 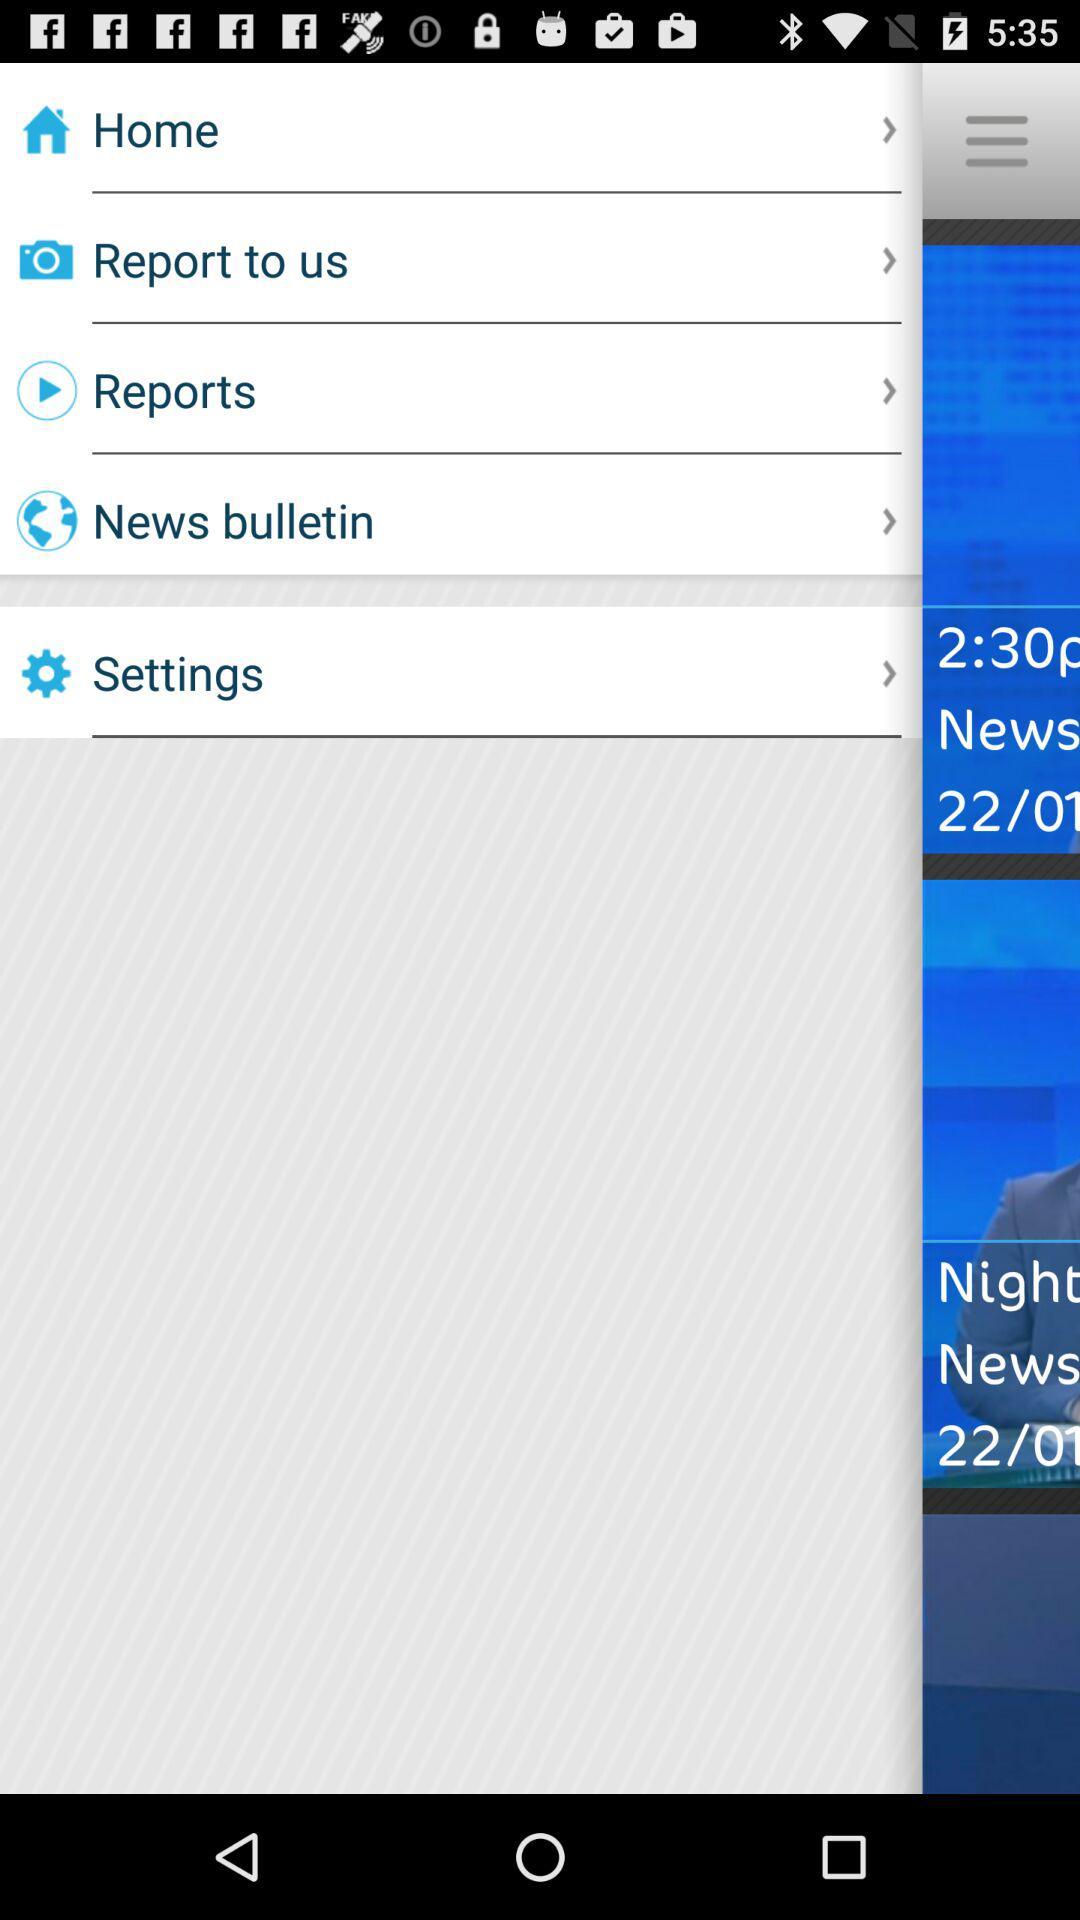 I want to click on the menu icon, so click(x=995, y=149).